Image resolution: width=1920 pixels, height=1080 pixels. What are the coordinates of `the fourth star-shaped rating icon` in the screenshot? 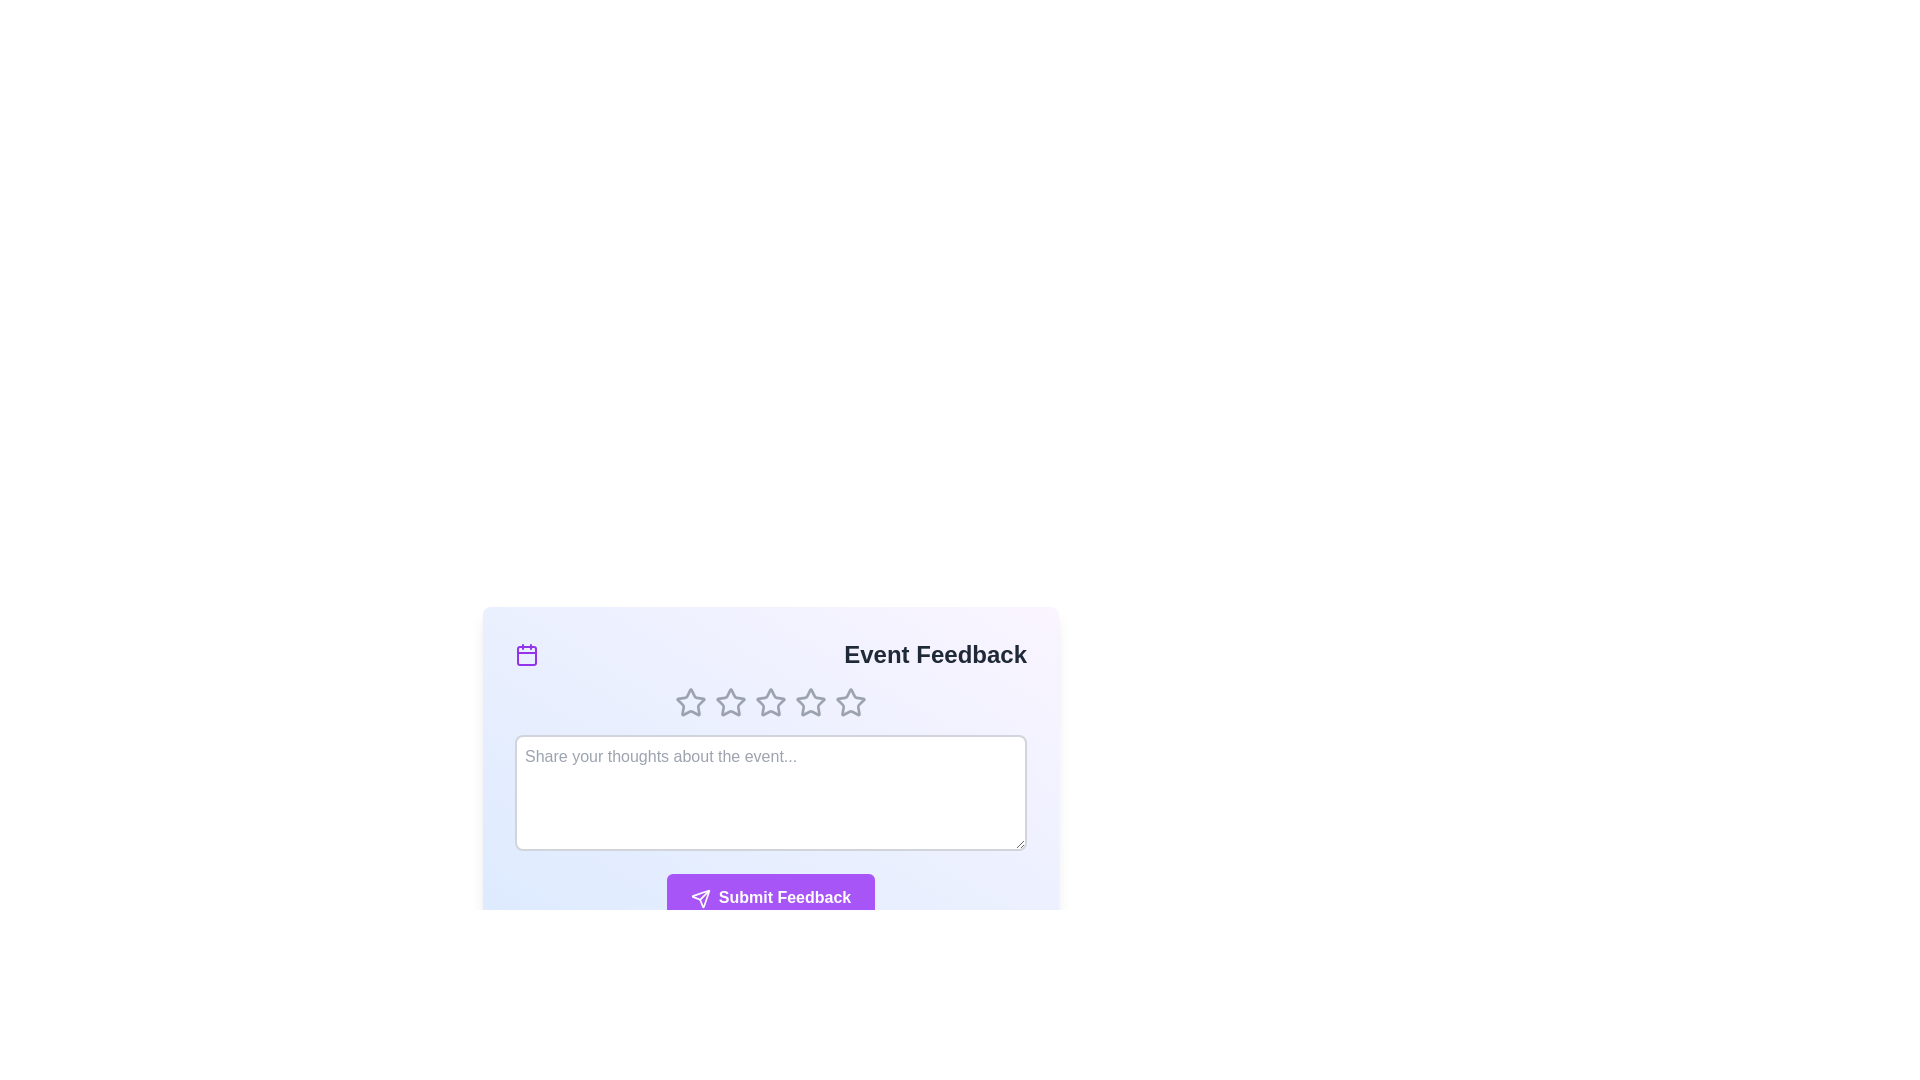 It's located at (811, 701).